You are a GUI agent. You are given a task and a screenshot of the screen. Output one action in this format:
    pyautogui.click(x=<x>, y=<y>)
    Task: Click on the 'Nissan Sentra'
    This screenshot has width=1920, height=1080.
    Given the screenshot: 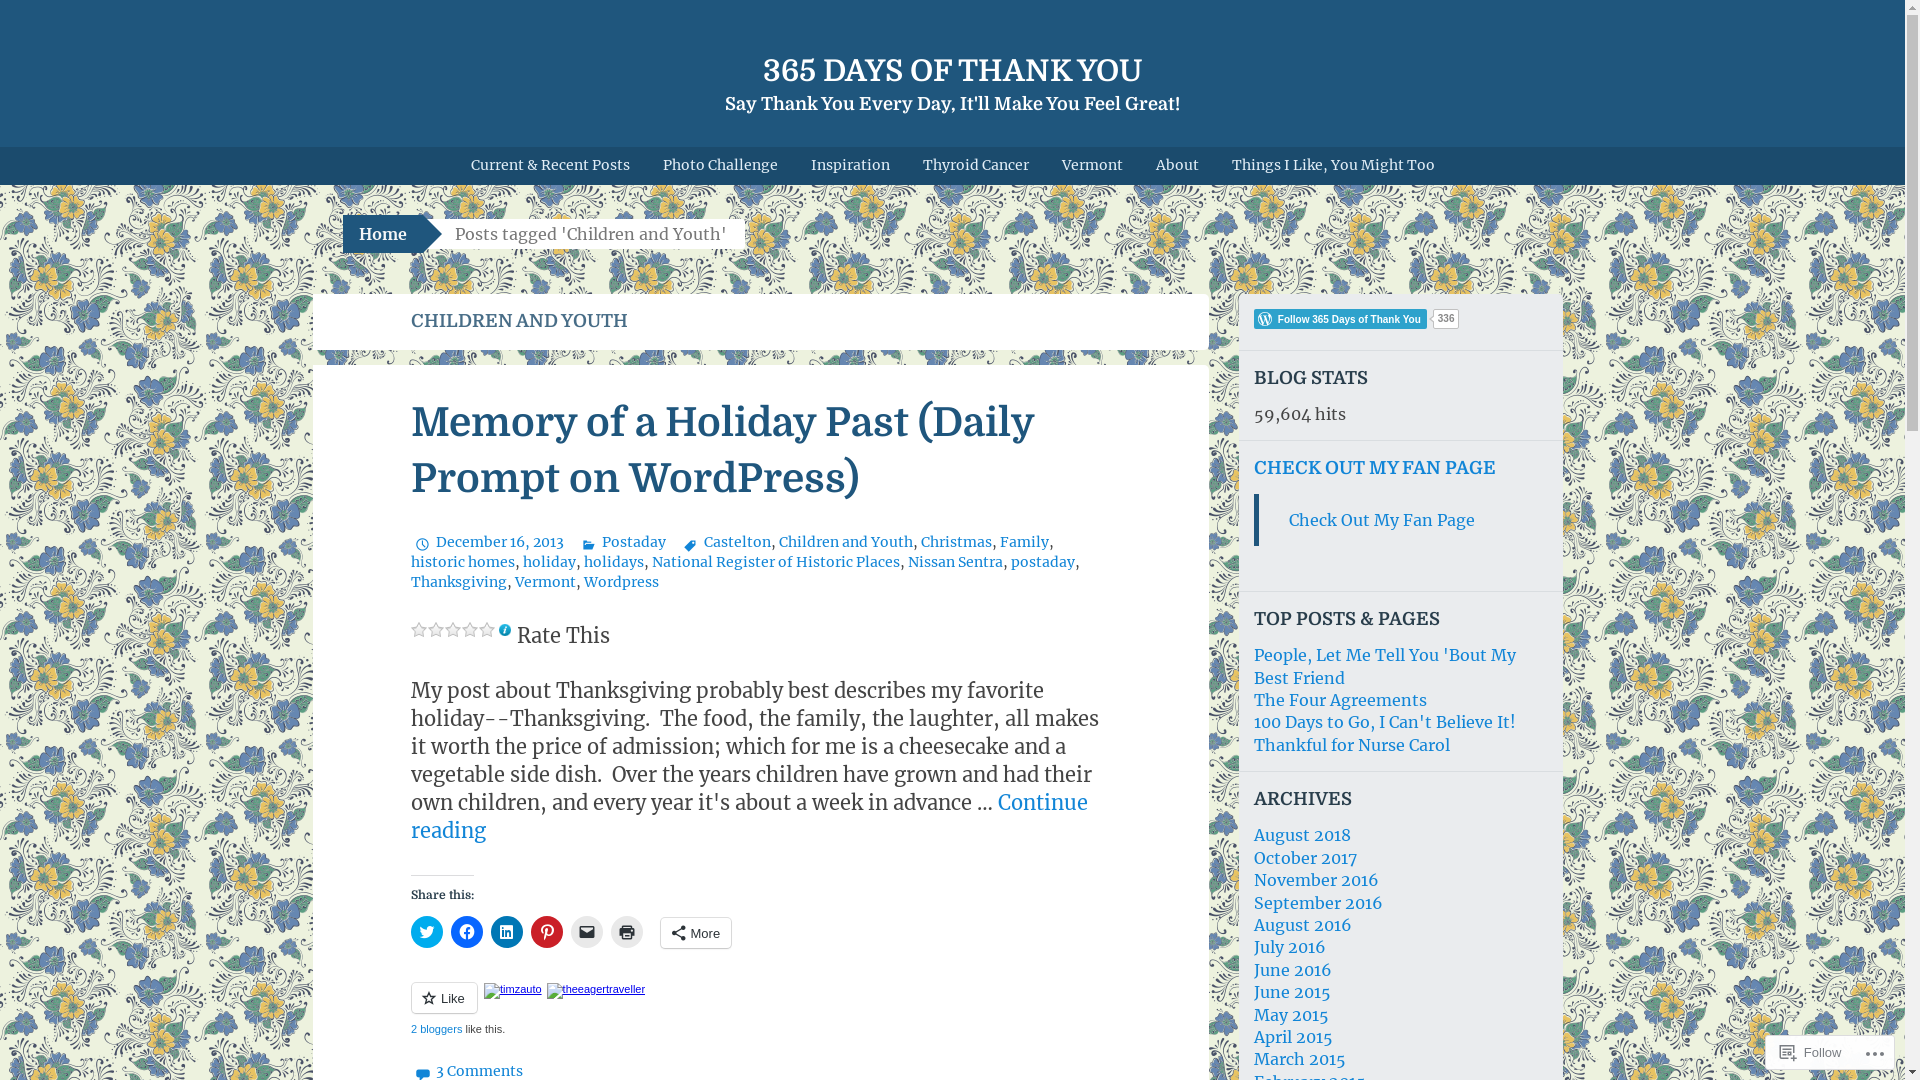 What is the action you would take?
    pyautogui.click(x=906, y=562)
    